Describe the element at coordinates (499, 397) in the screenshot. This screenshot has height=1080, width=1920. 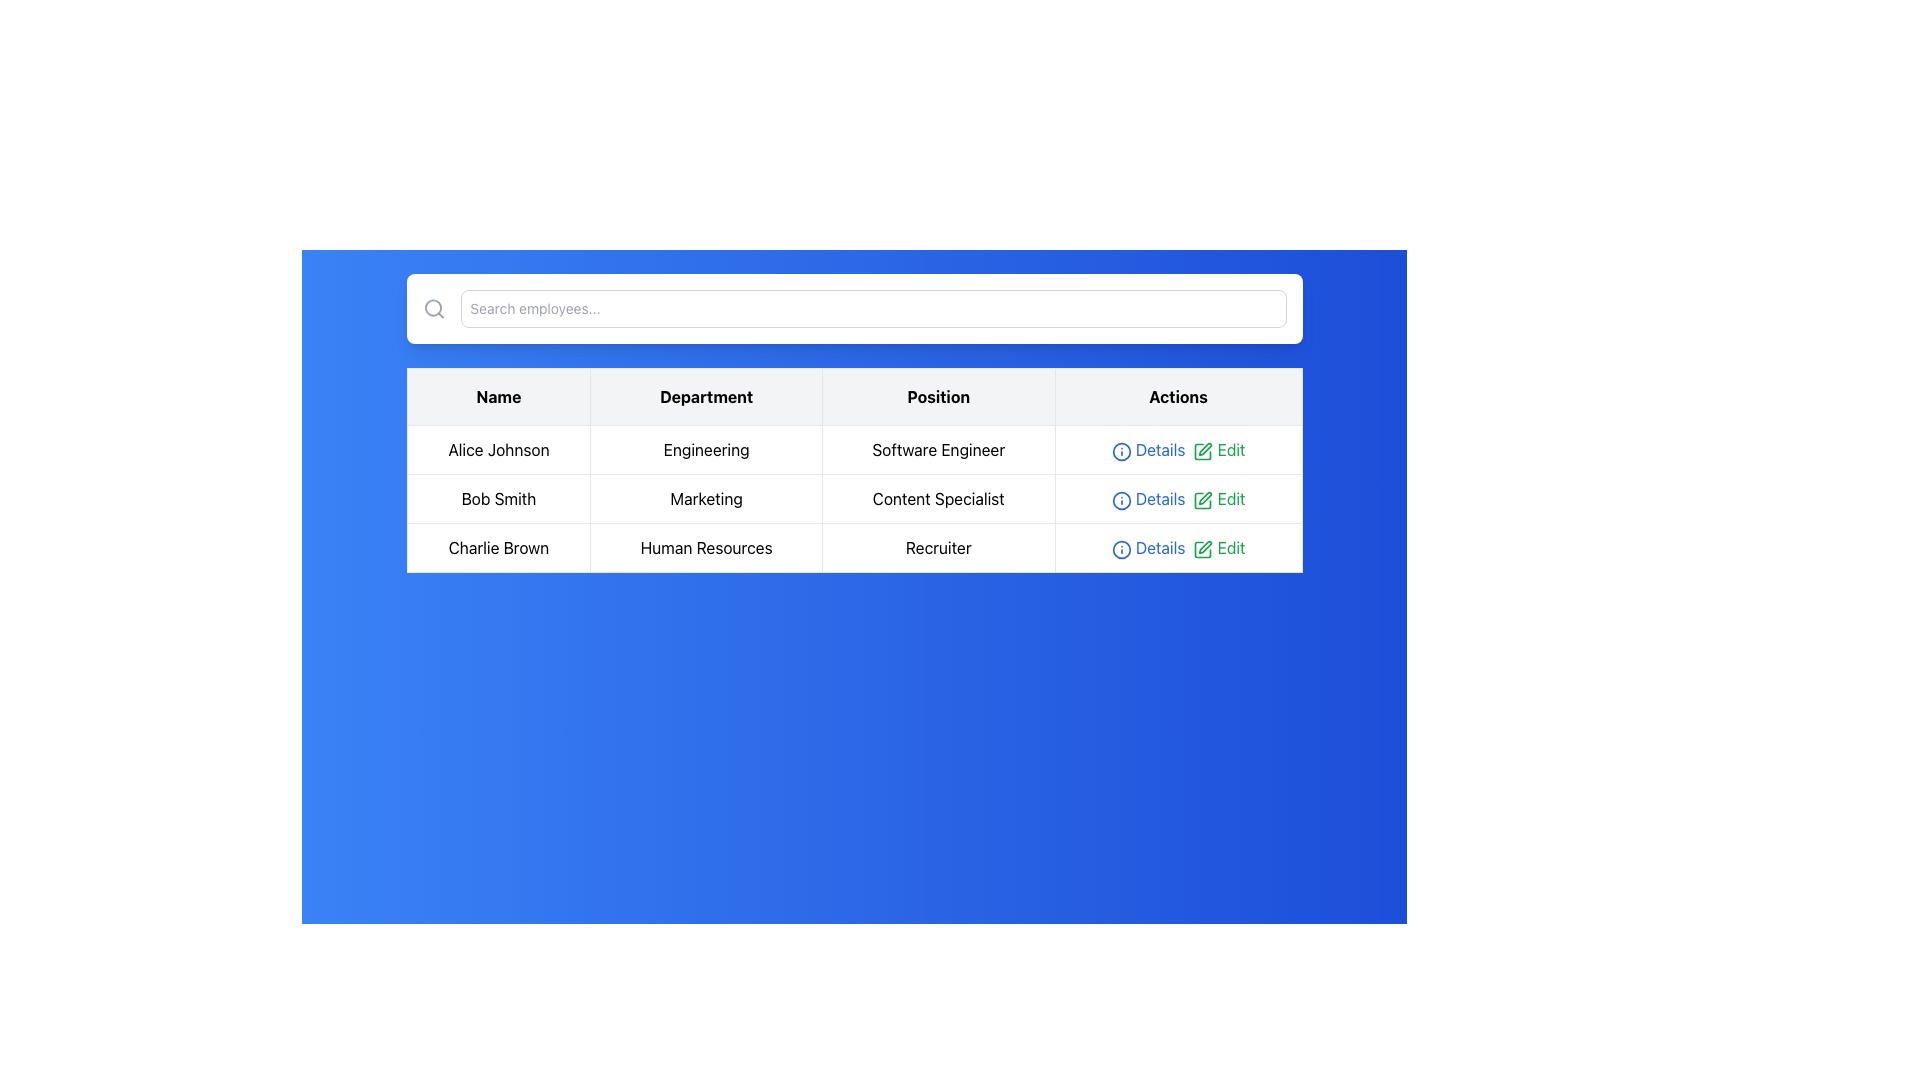
I see `the 'Name' text label in the header row of the table, which is displayed in bold black font on a bright background` at that location.